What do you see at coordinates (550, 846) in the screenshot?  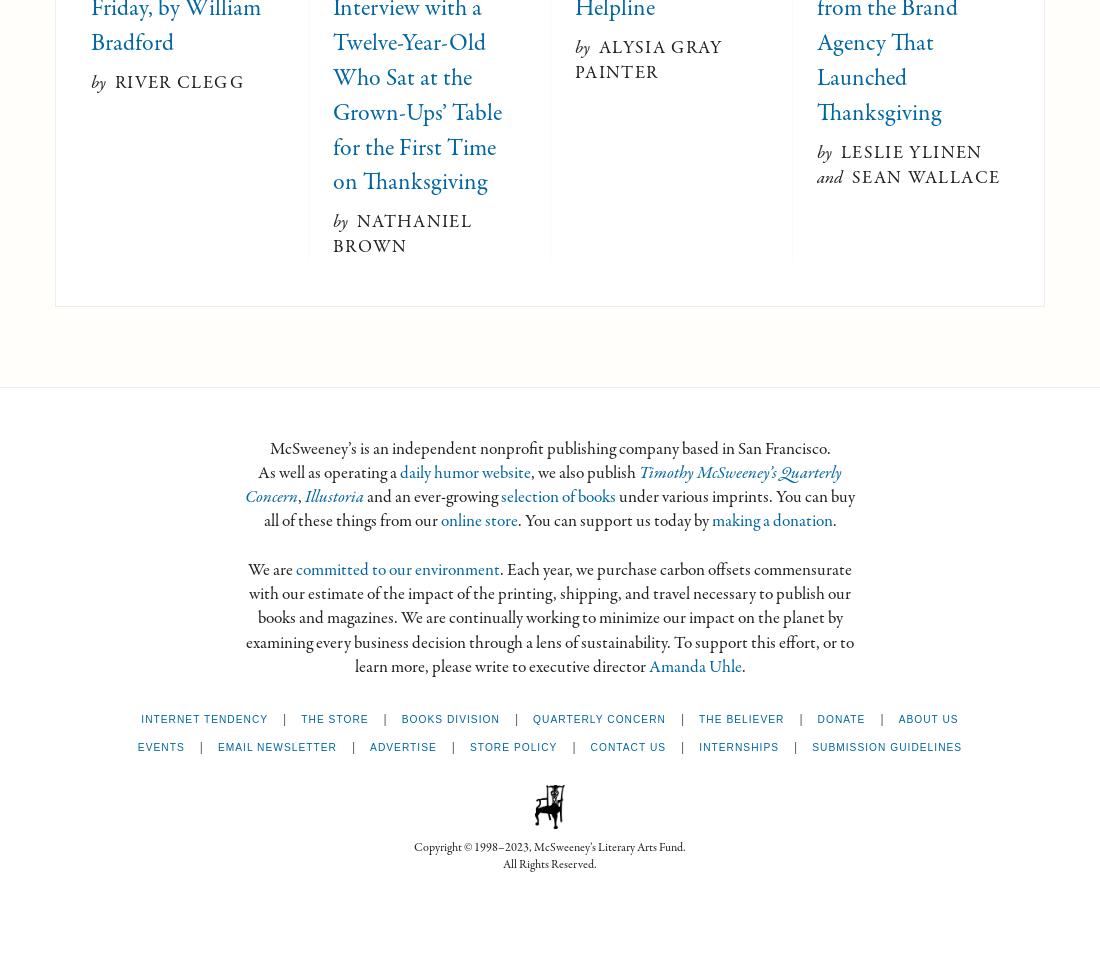 I see `'Copyright © 1998–2023, McSweeney’s Literary Arts Fund.'` at bounding box center [550, 846].